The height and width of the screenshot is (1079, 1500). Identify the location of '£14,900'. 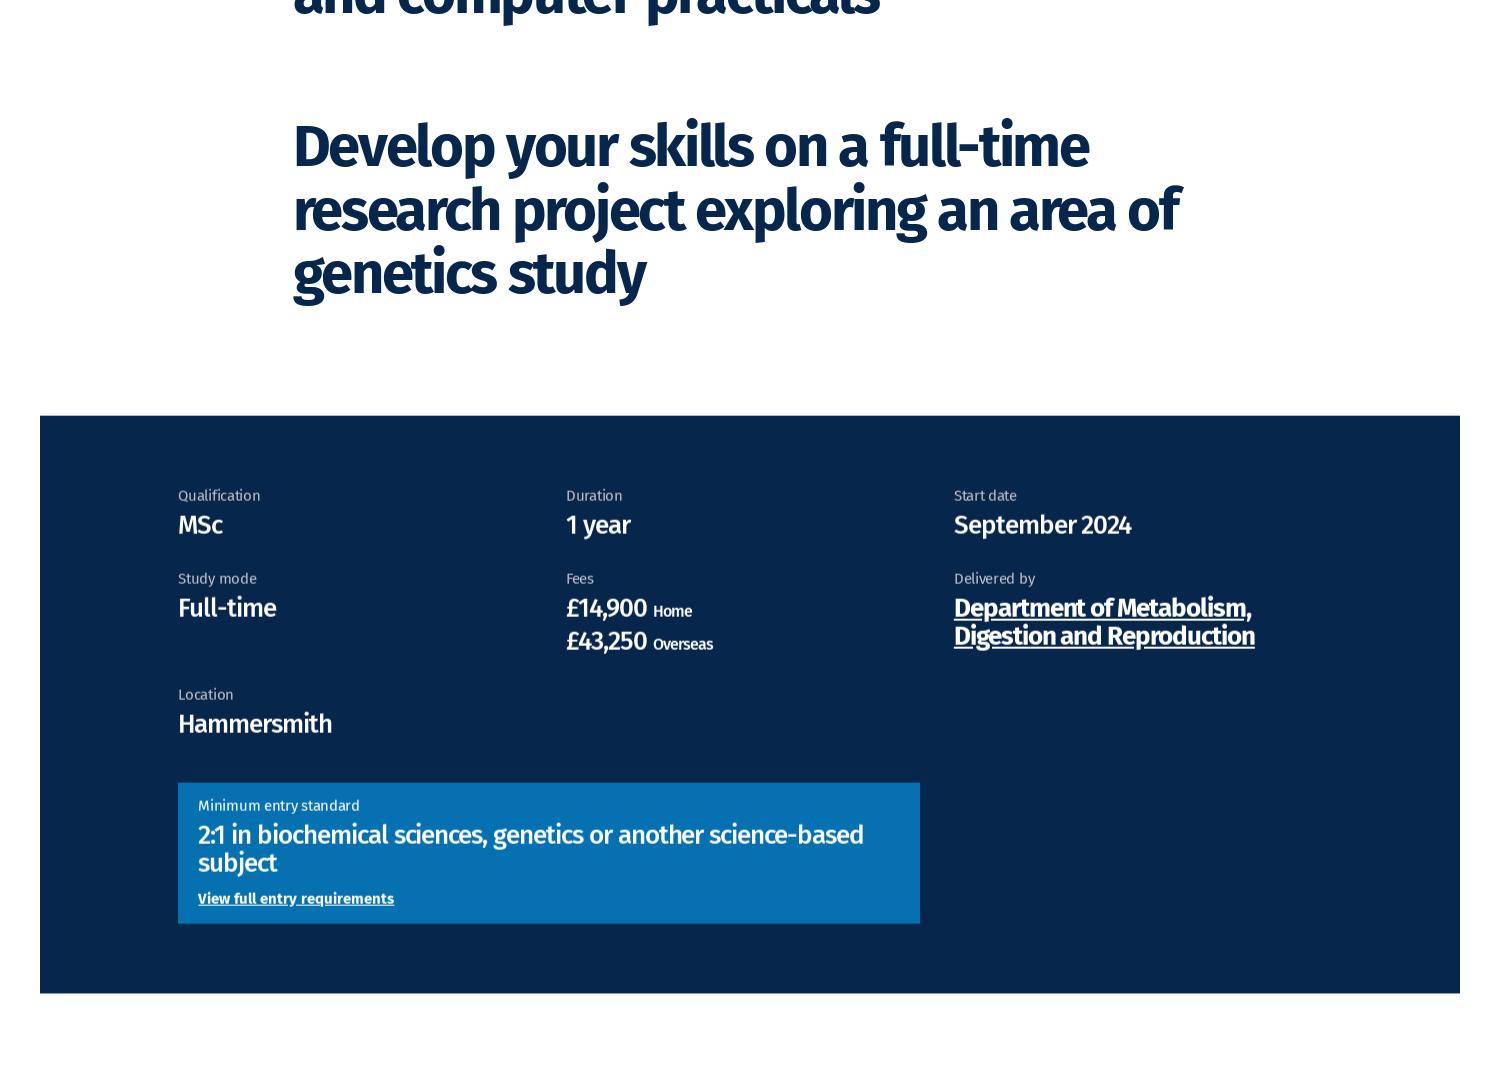
(608, 635).